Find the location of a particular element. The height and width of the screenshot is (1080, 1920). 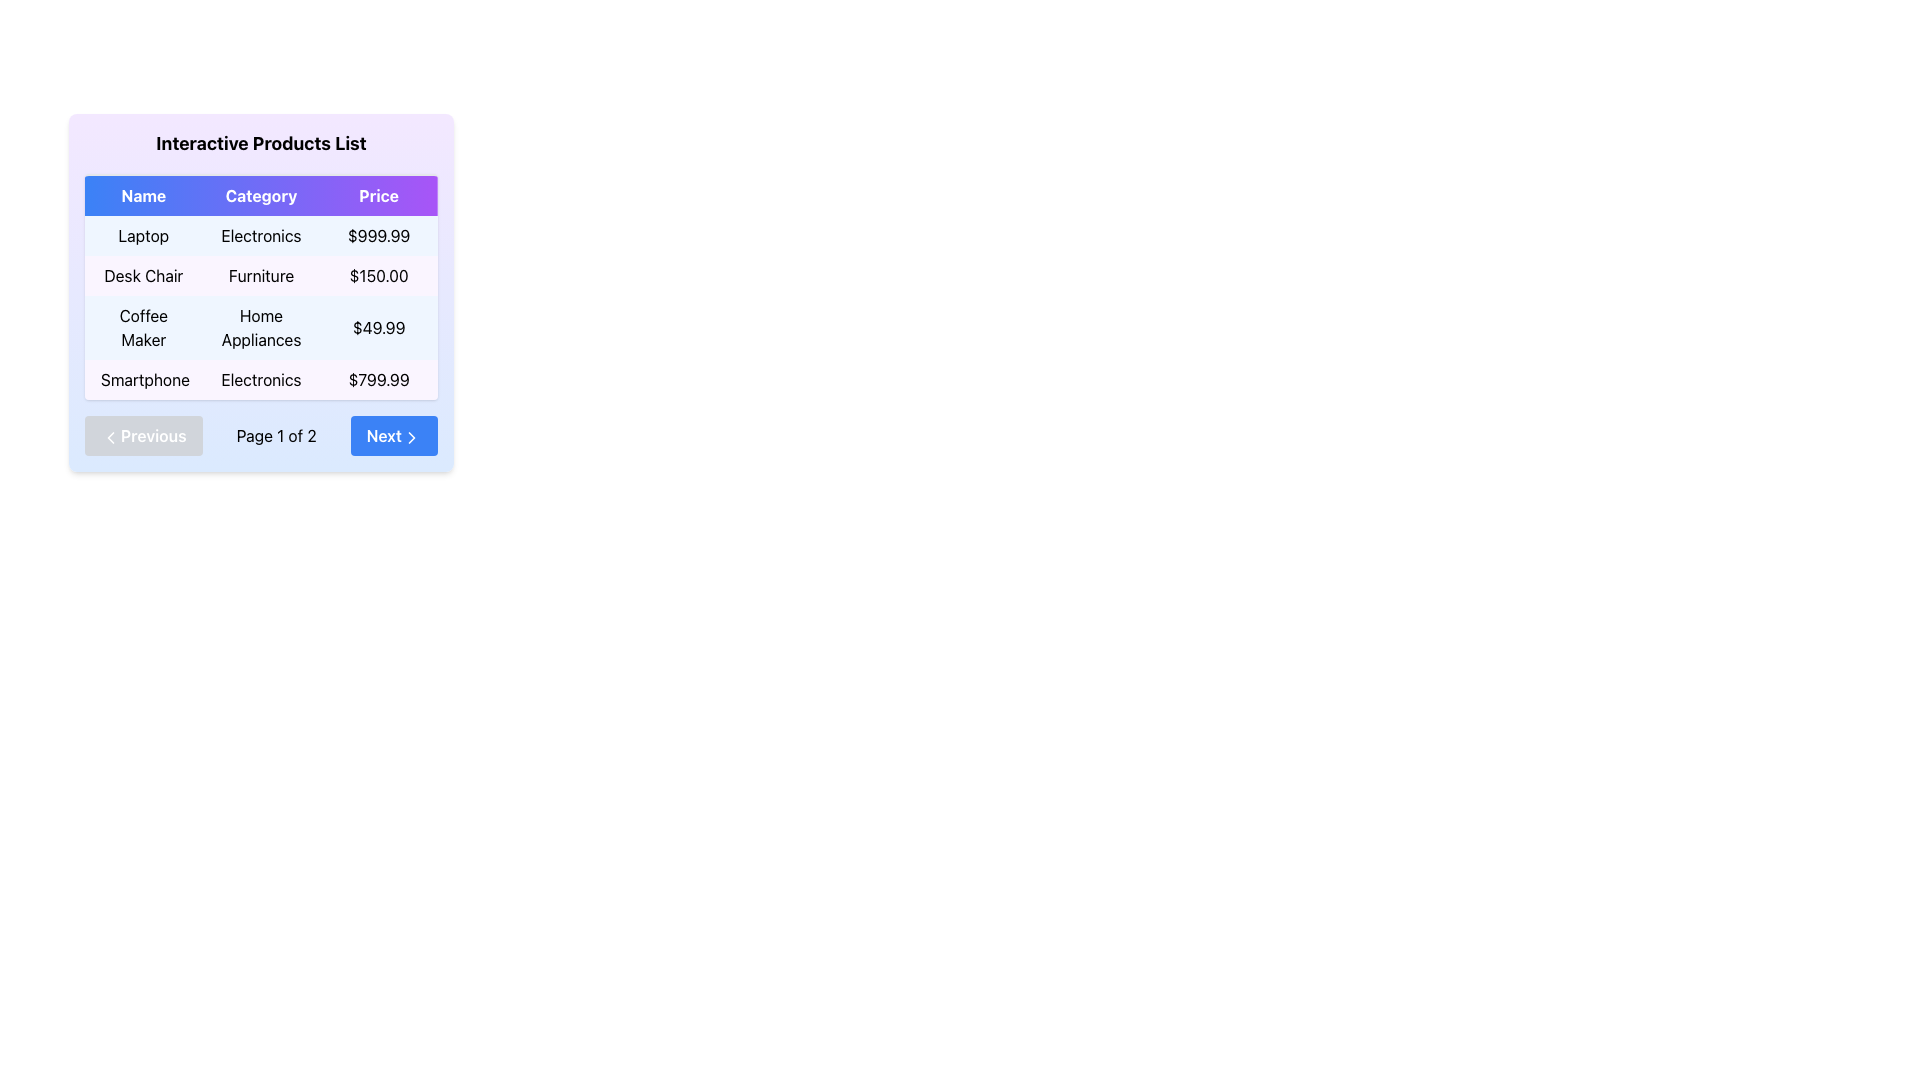

the 'Price' label, a rectangular button-like component with a purple background and white text is located at coordinates (379, 196).